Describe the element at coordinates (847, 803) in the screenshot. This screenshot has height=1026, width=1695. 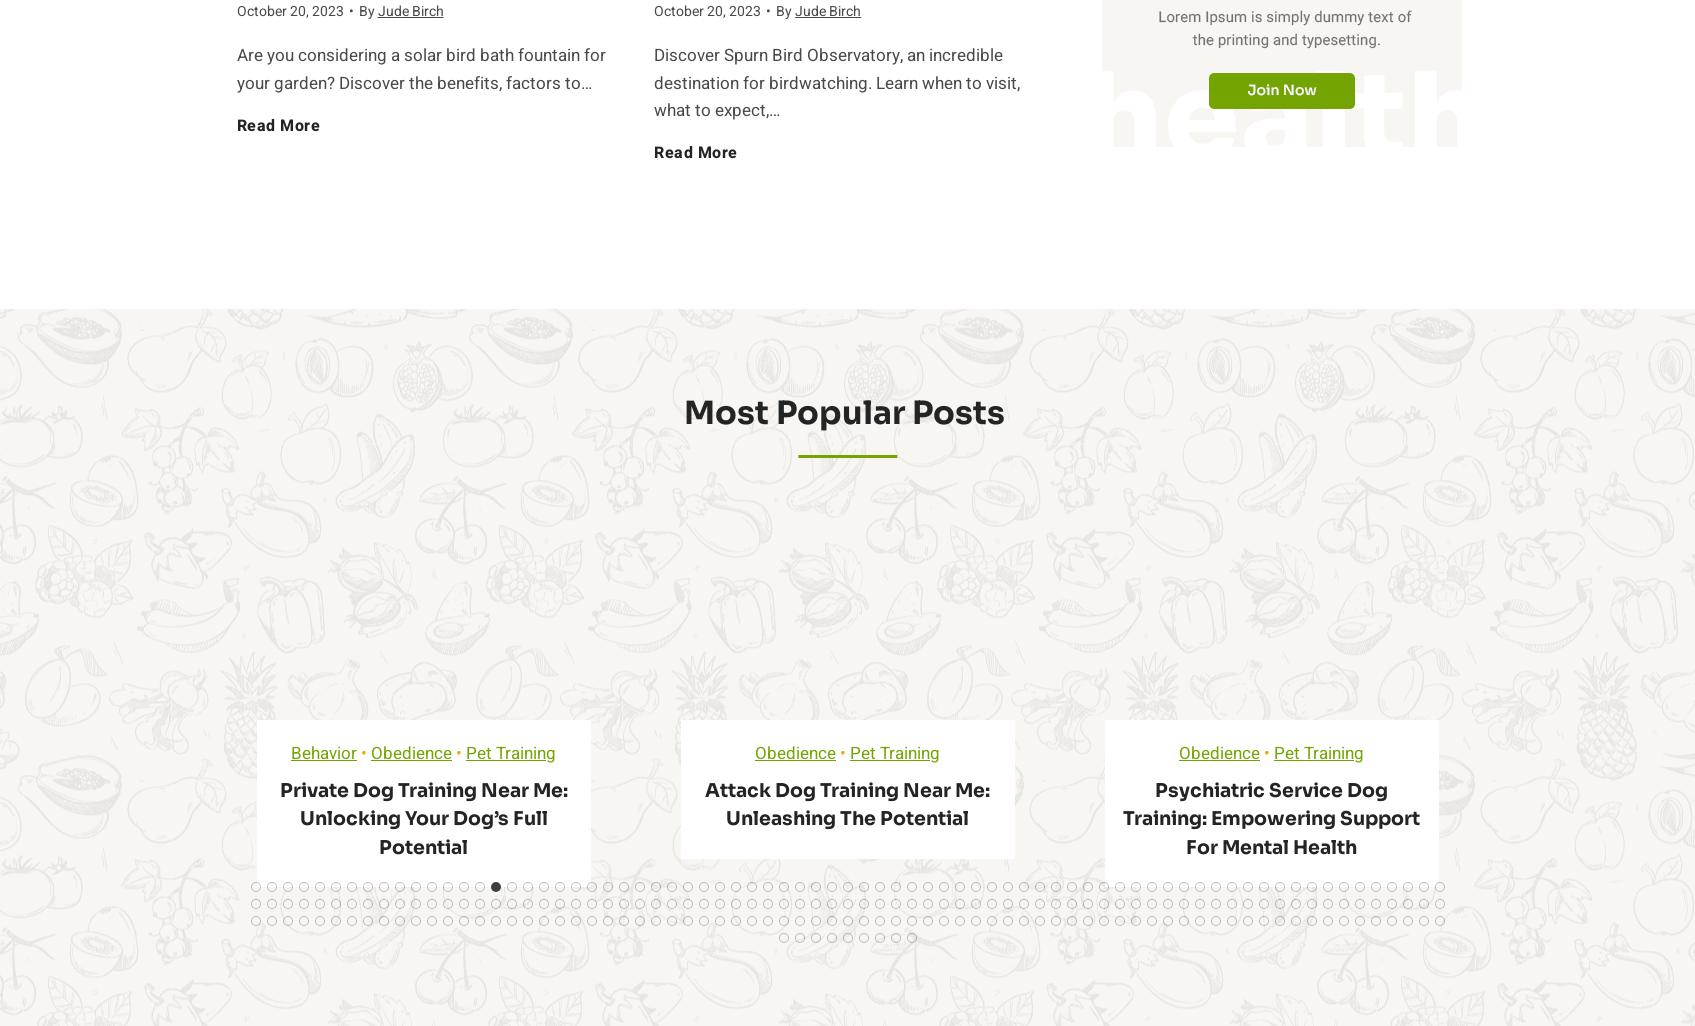
I see `'Attack Dog Training near me: Unleashing the Potential'` at that location.